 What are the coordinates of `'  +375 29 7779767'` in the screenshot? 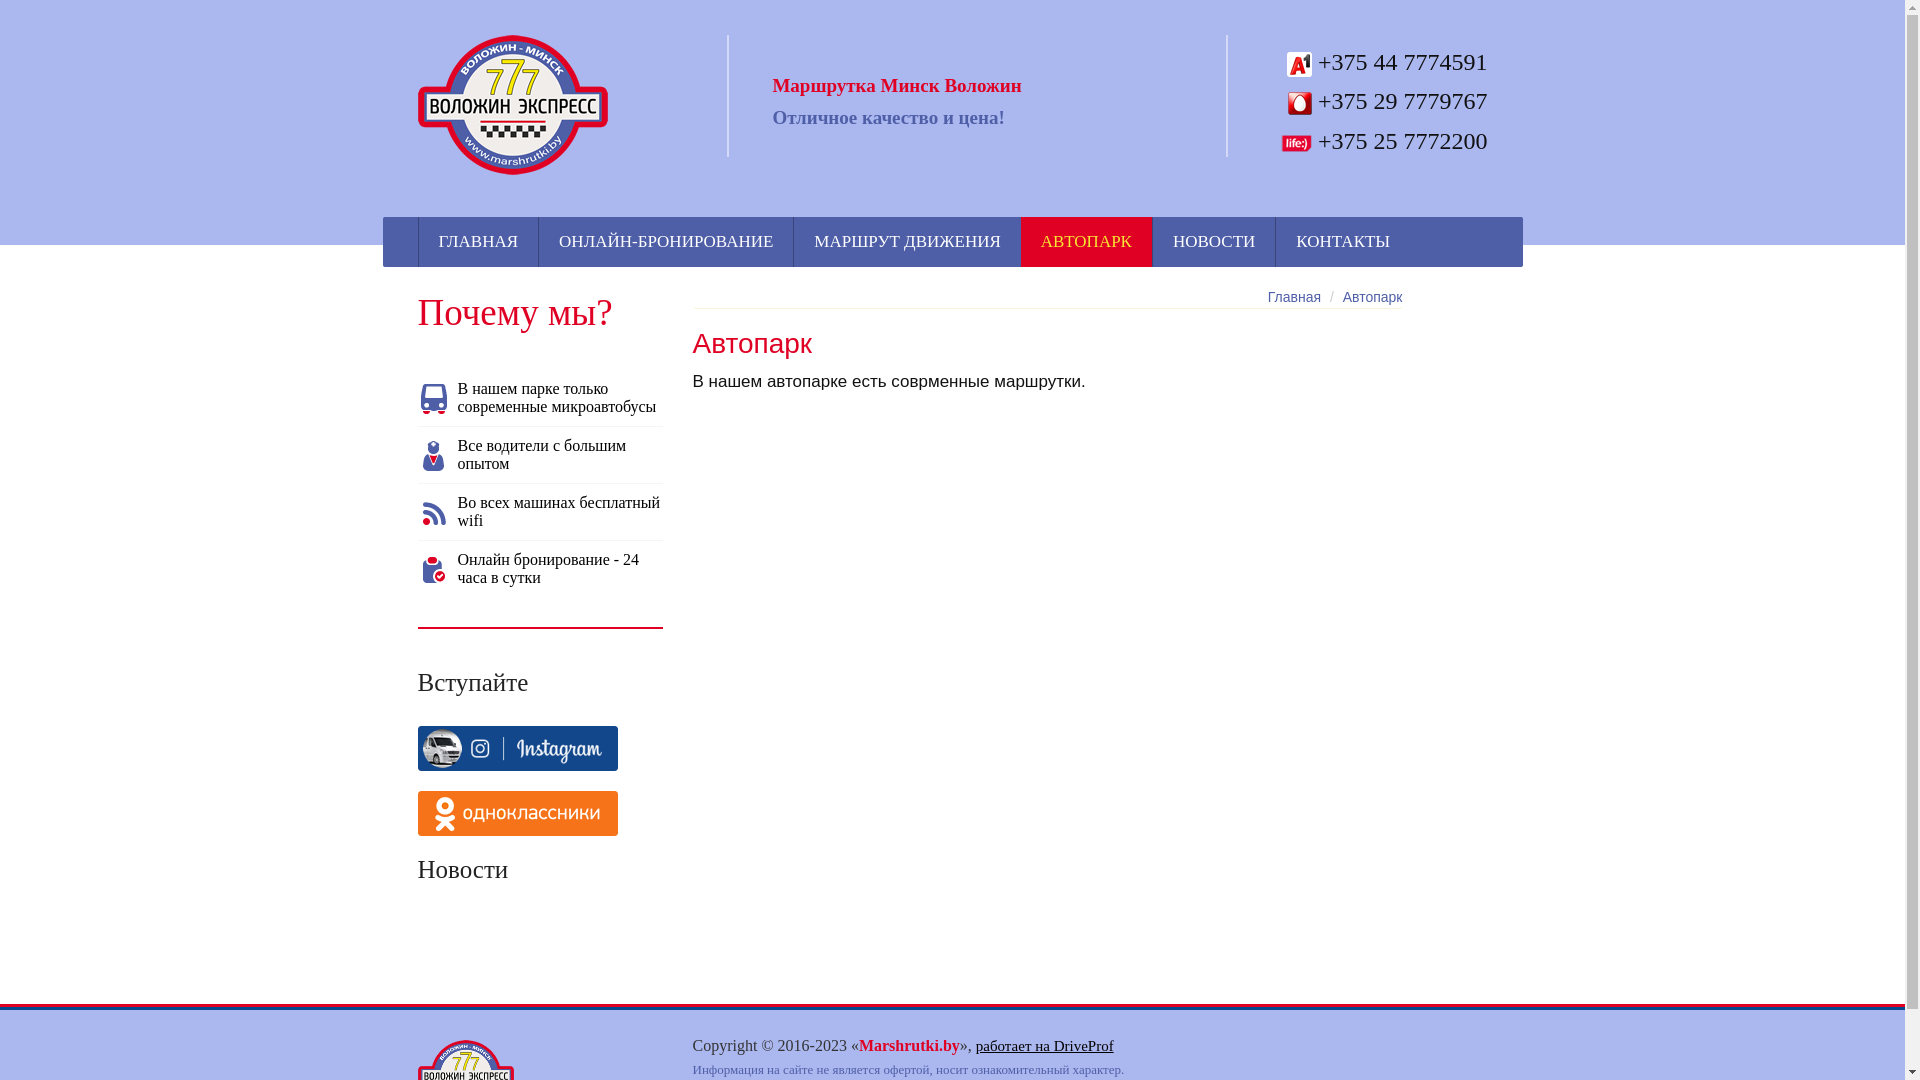 It's located at (1381, 100).